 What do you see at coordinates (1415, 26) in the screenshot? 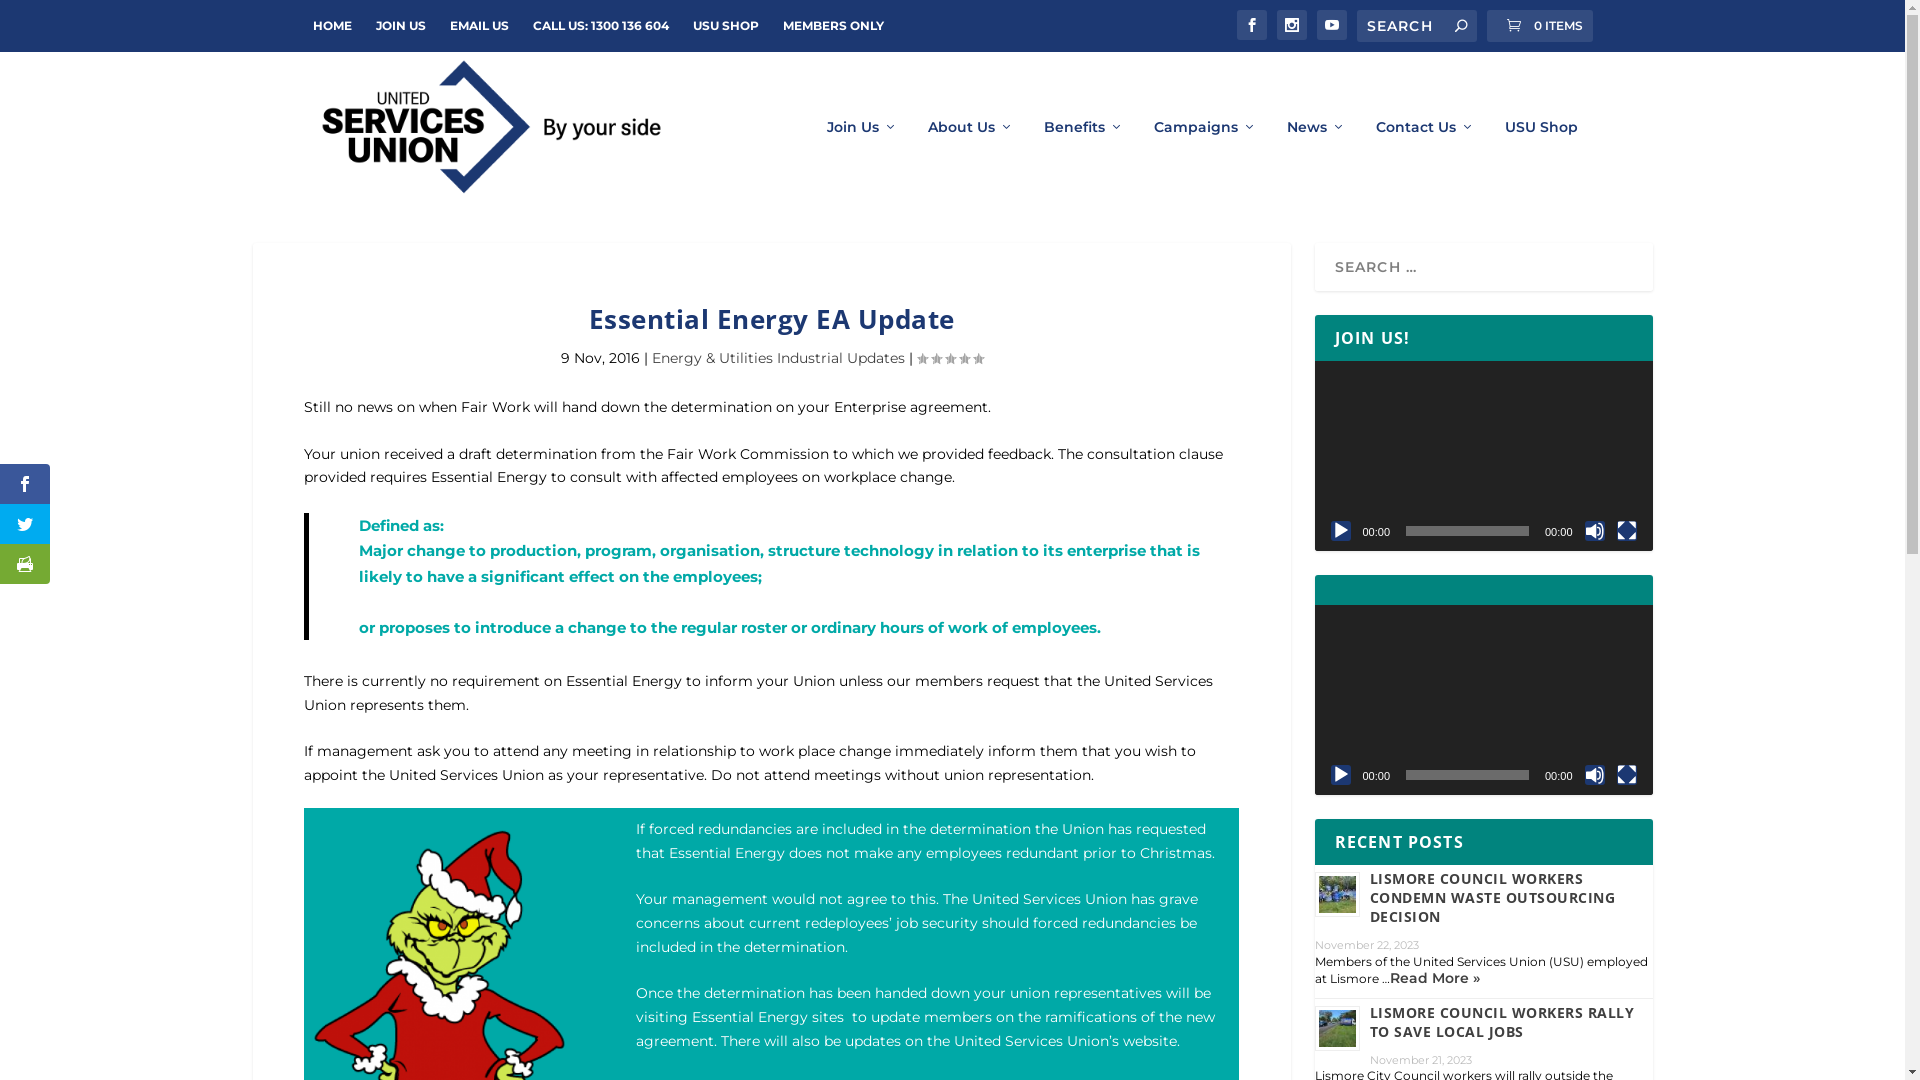
I see `'Search for:'` at bounding box center [1415, 26].